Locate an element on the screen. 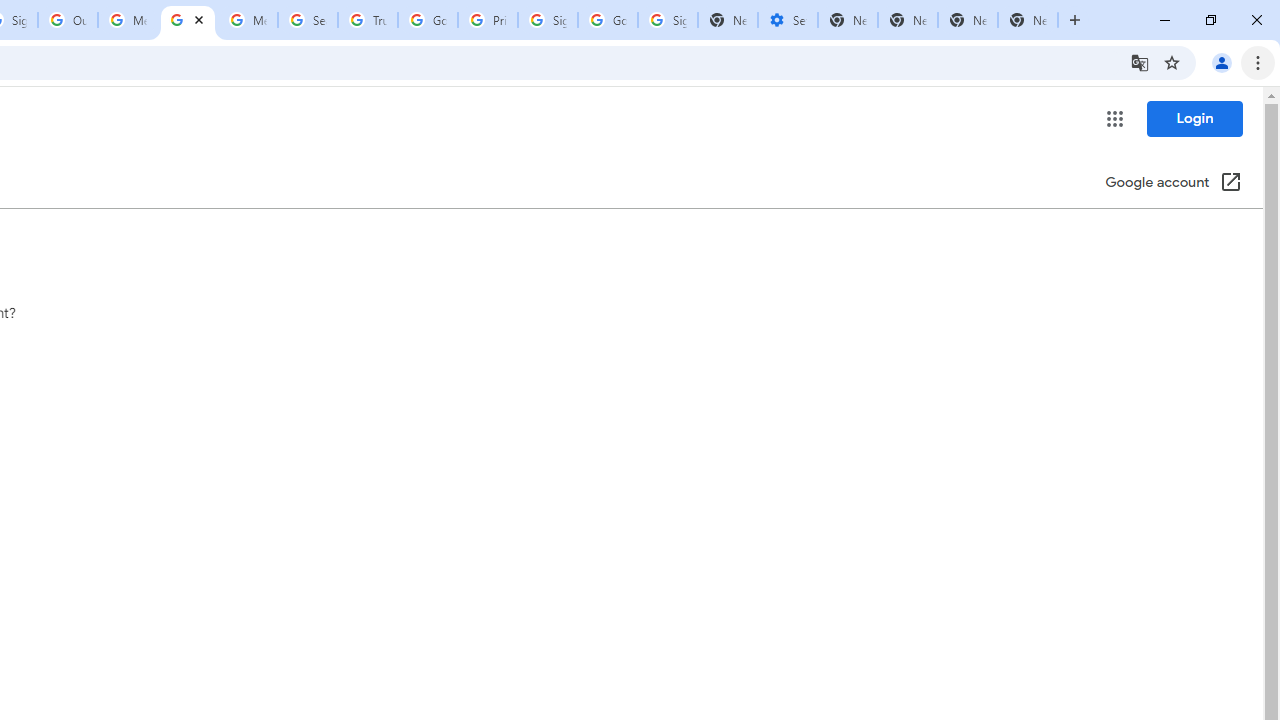 This screenshot has height=720, width=1280. 'Translate this page' is located at coordinates (1139, 61).